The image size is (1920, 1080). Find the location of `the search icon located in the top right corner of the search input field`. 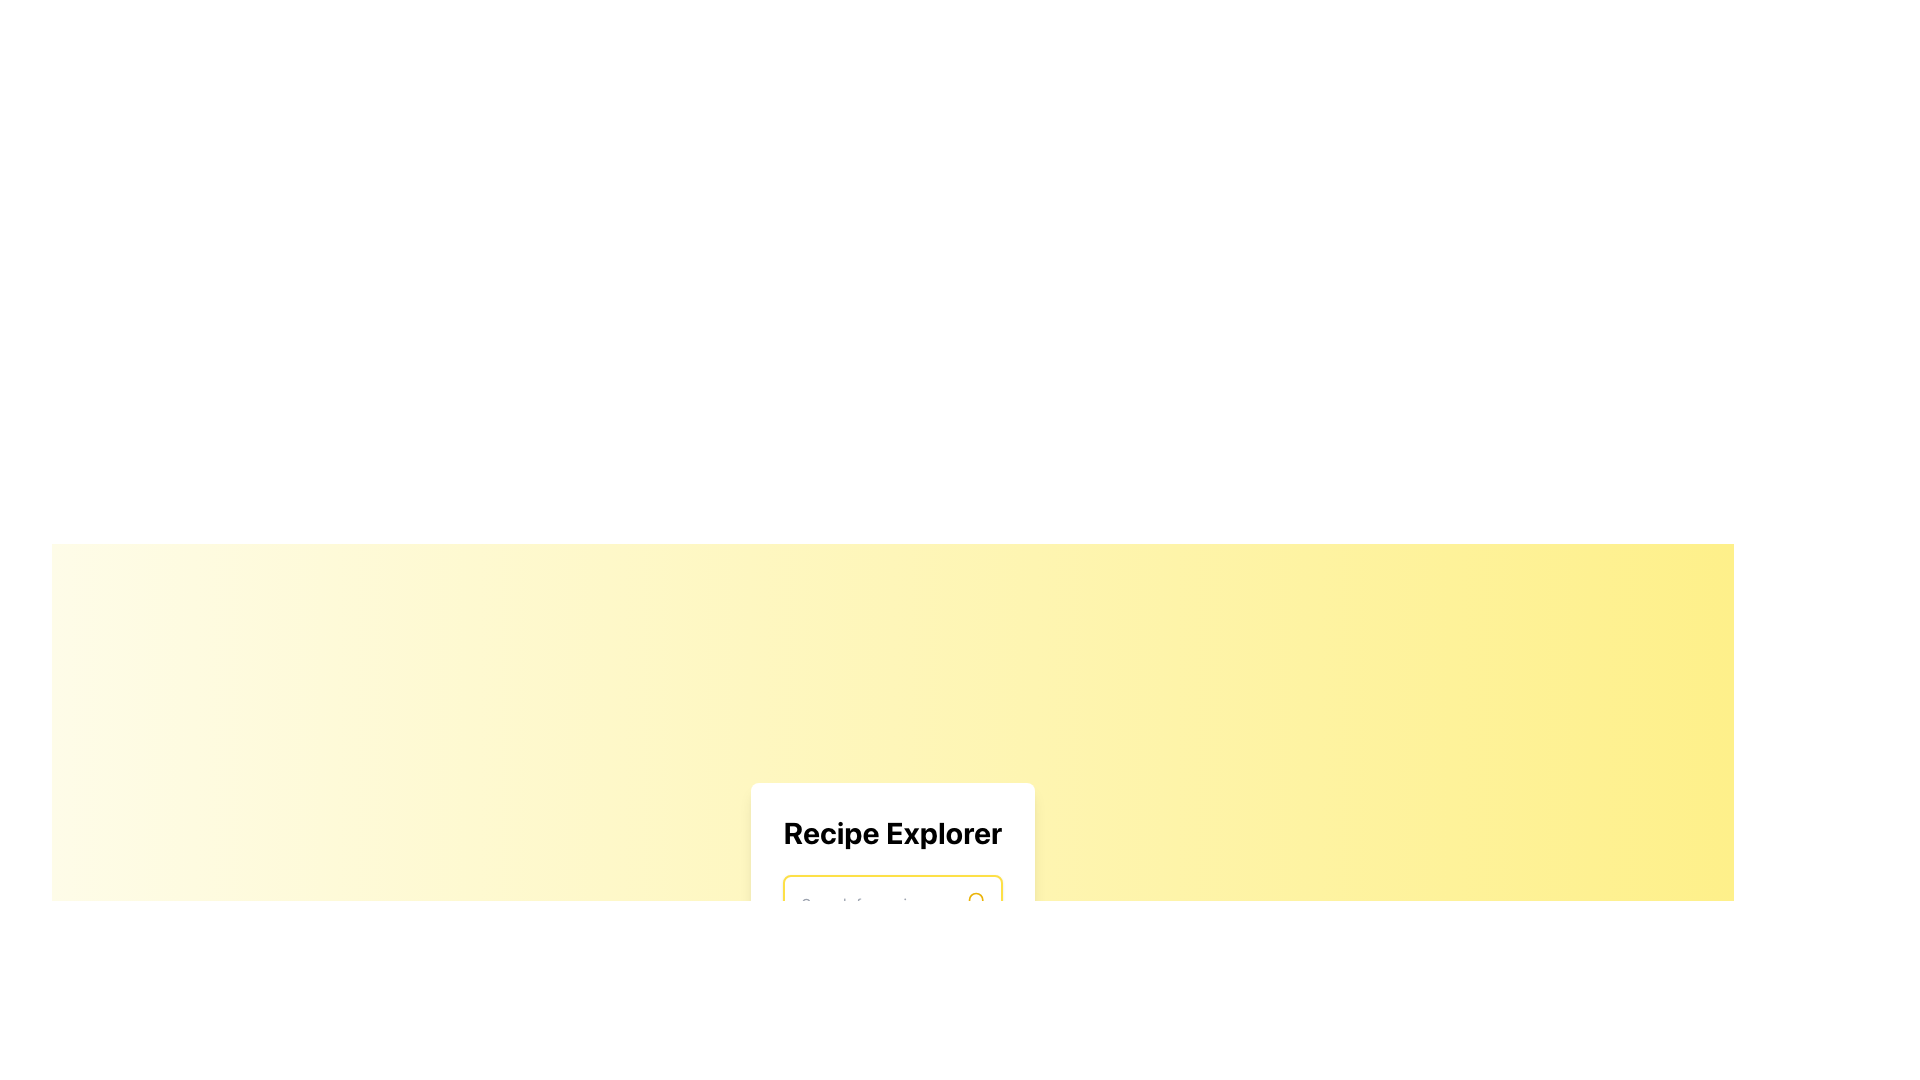

the search icon located in the top right corner of the search input field is located at coordinates (976, 900).